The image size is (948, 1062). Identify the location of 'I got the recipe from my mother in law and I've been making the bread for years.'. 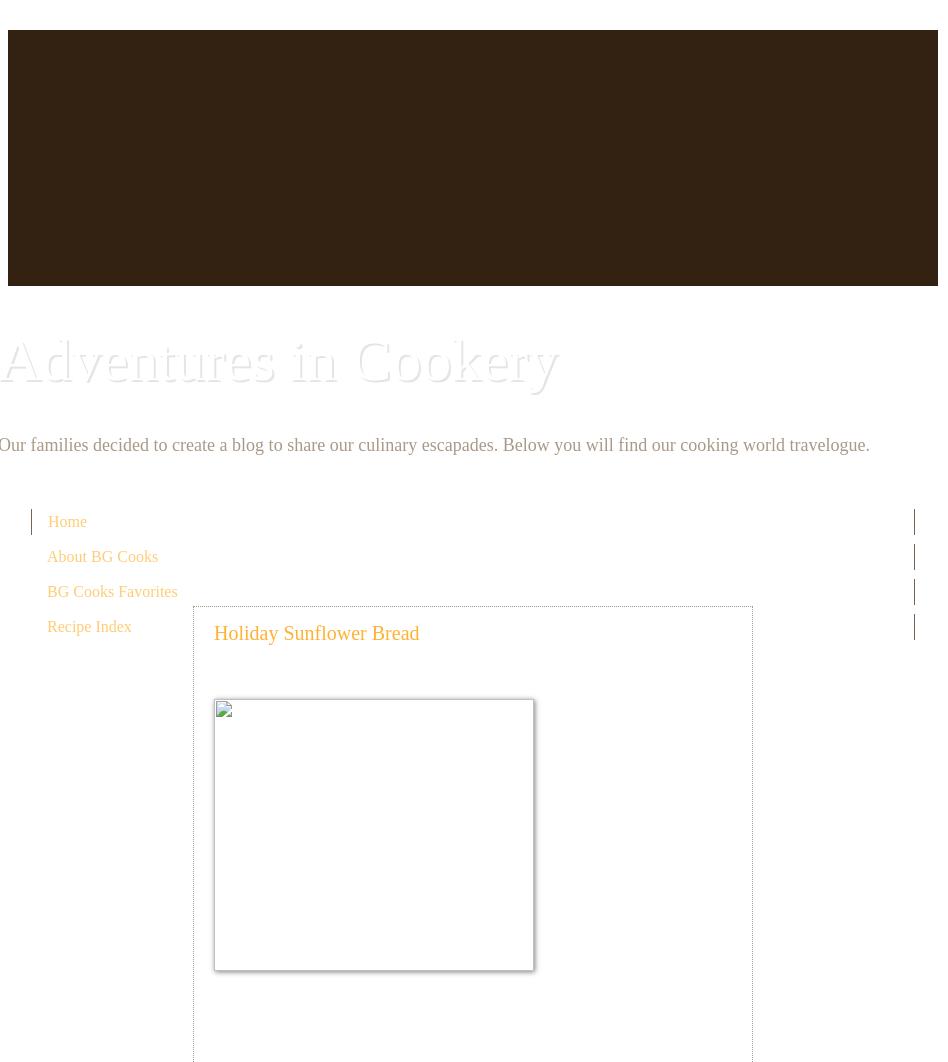
(620, 868).